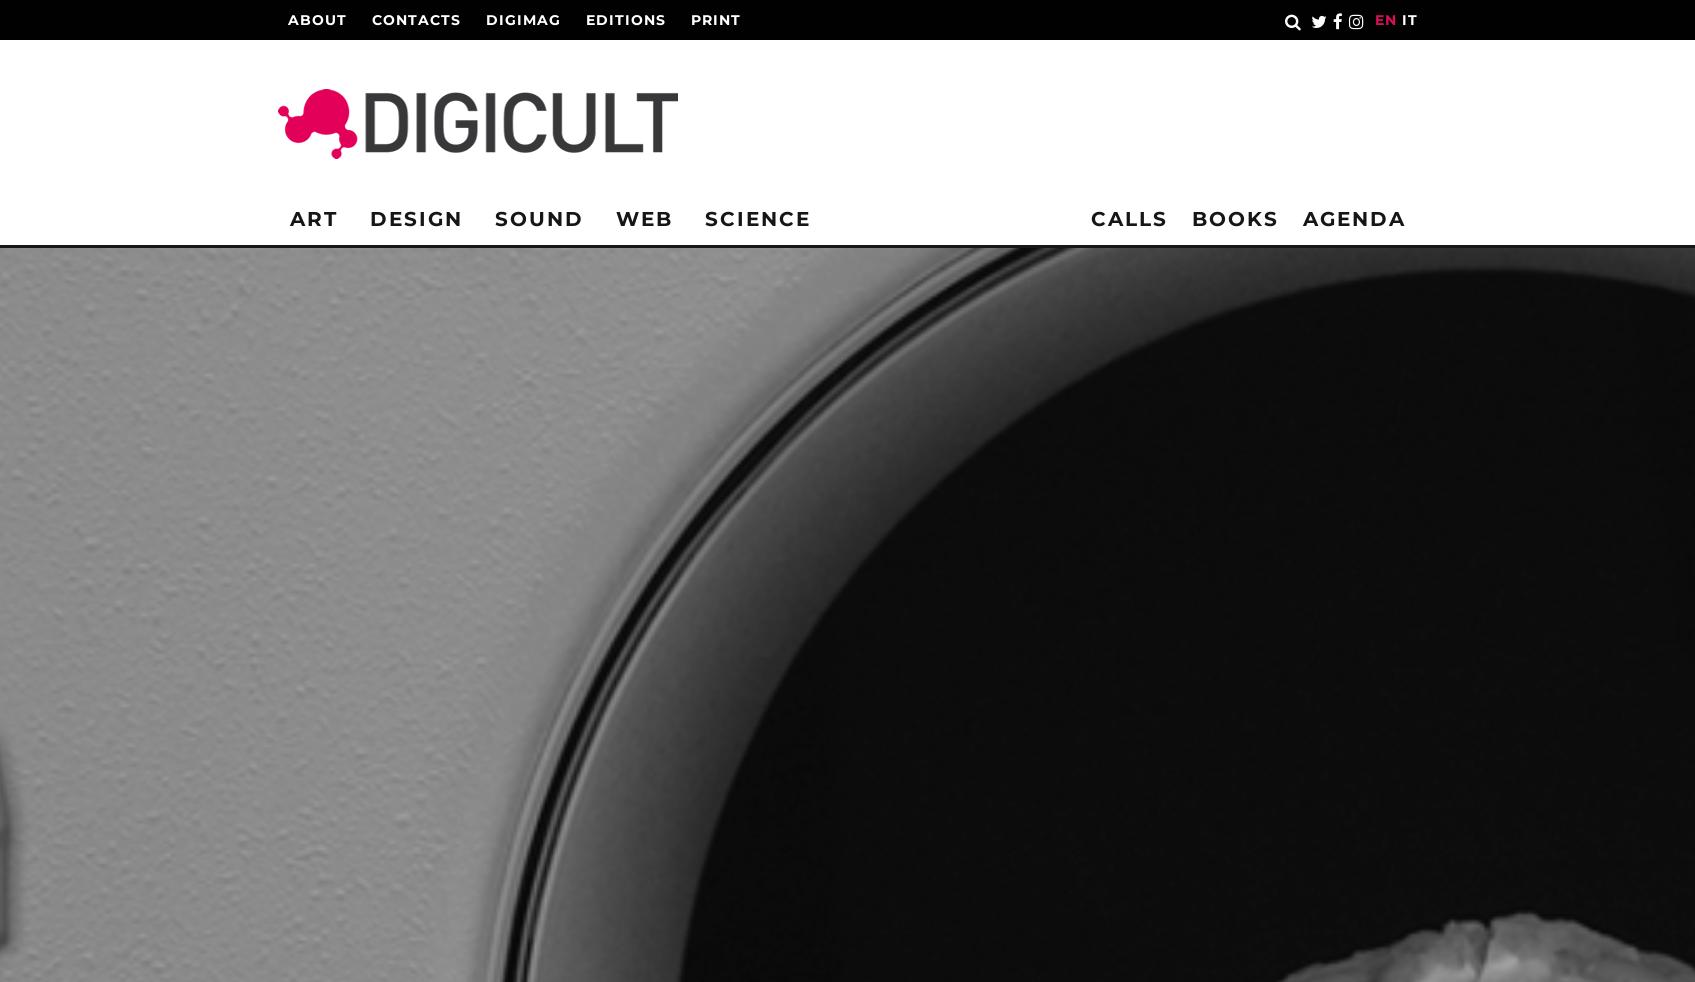 The image size is (1695, 982). I want to click on 'Digimag', so click(522, 19).